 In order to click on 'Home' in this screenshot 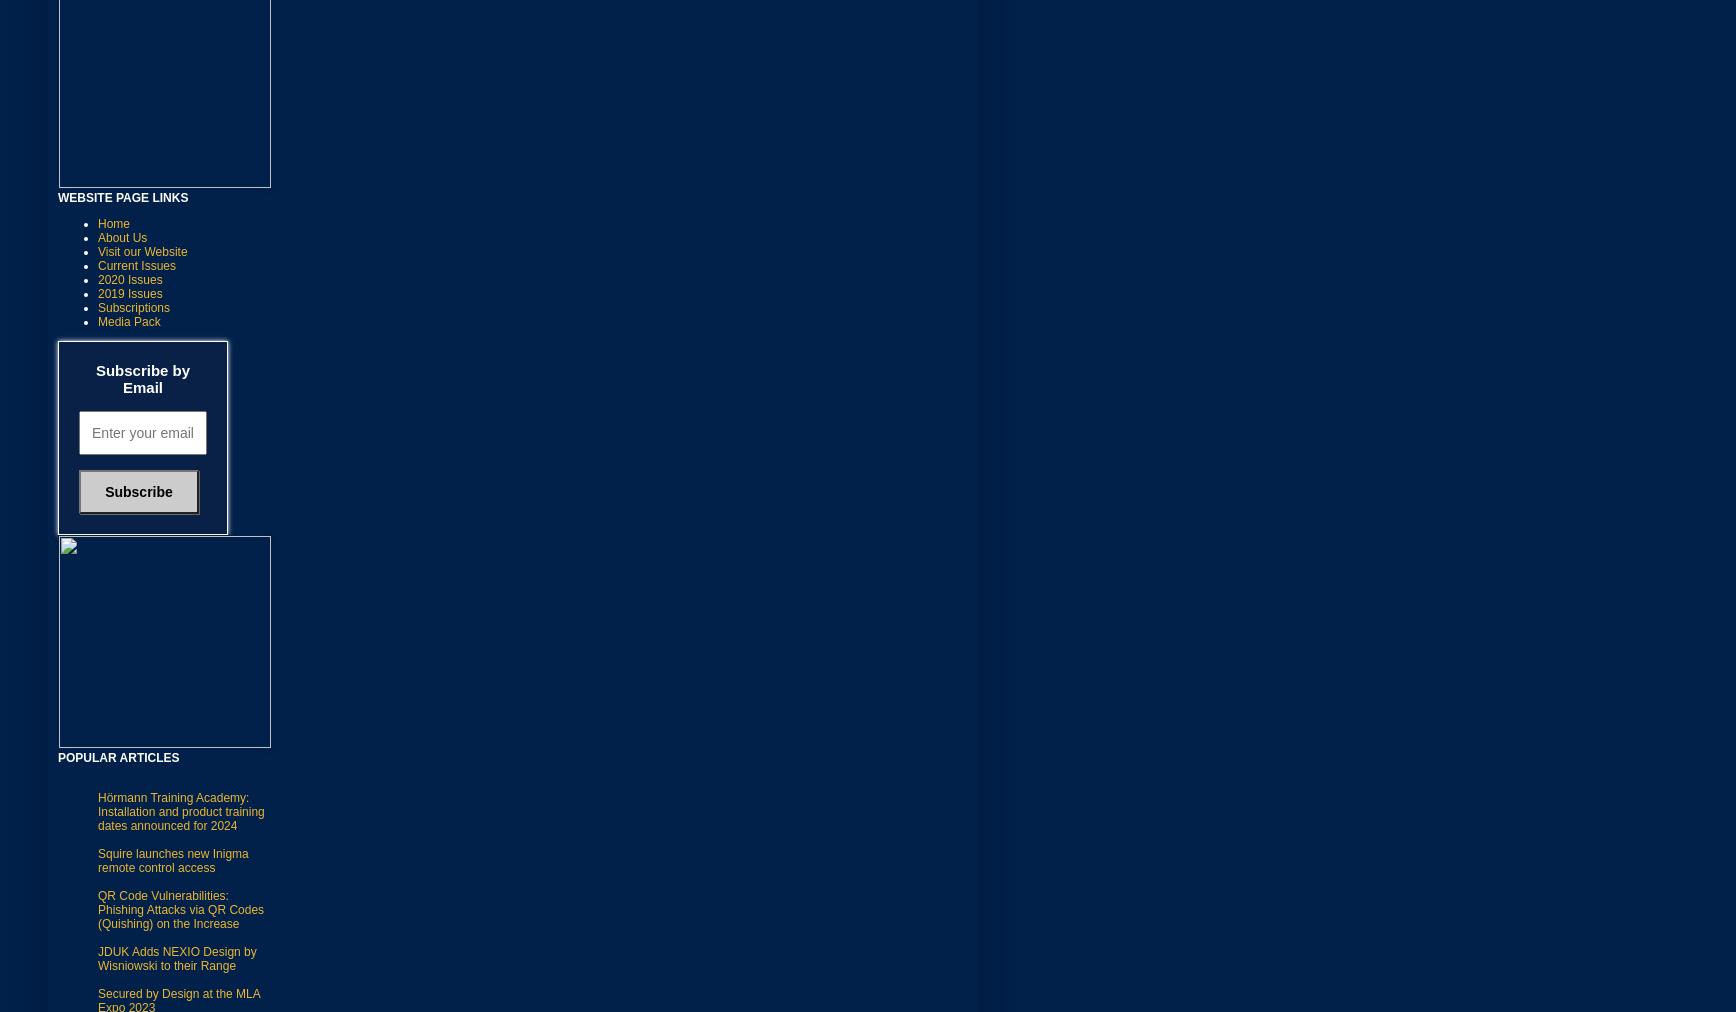, I will do `click(113, 223)`.